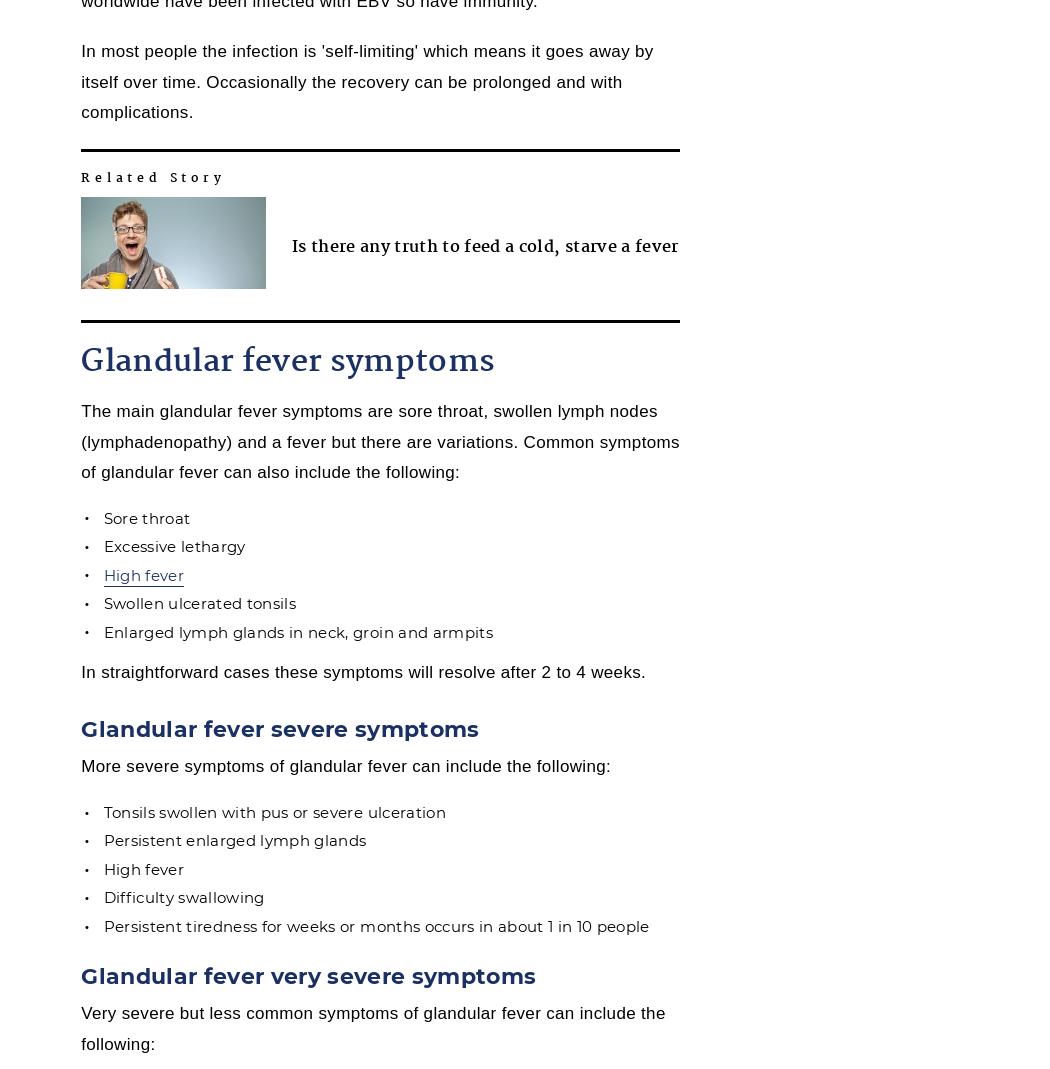 The image size is (1050, 1069). Describe the element at coordinates (273, 811) in the screenshot. I see `'Tonsils swollen with pus or severe ulceration'` at that location.